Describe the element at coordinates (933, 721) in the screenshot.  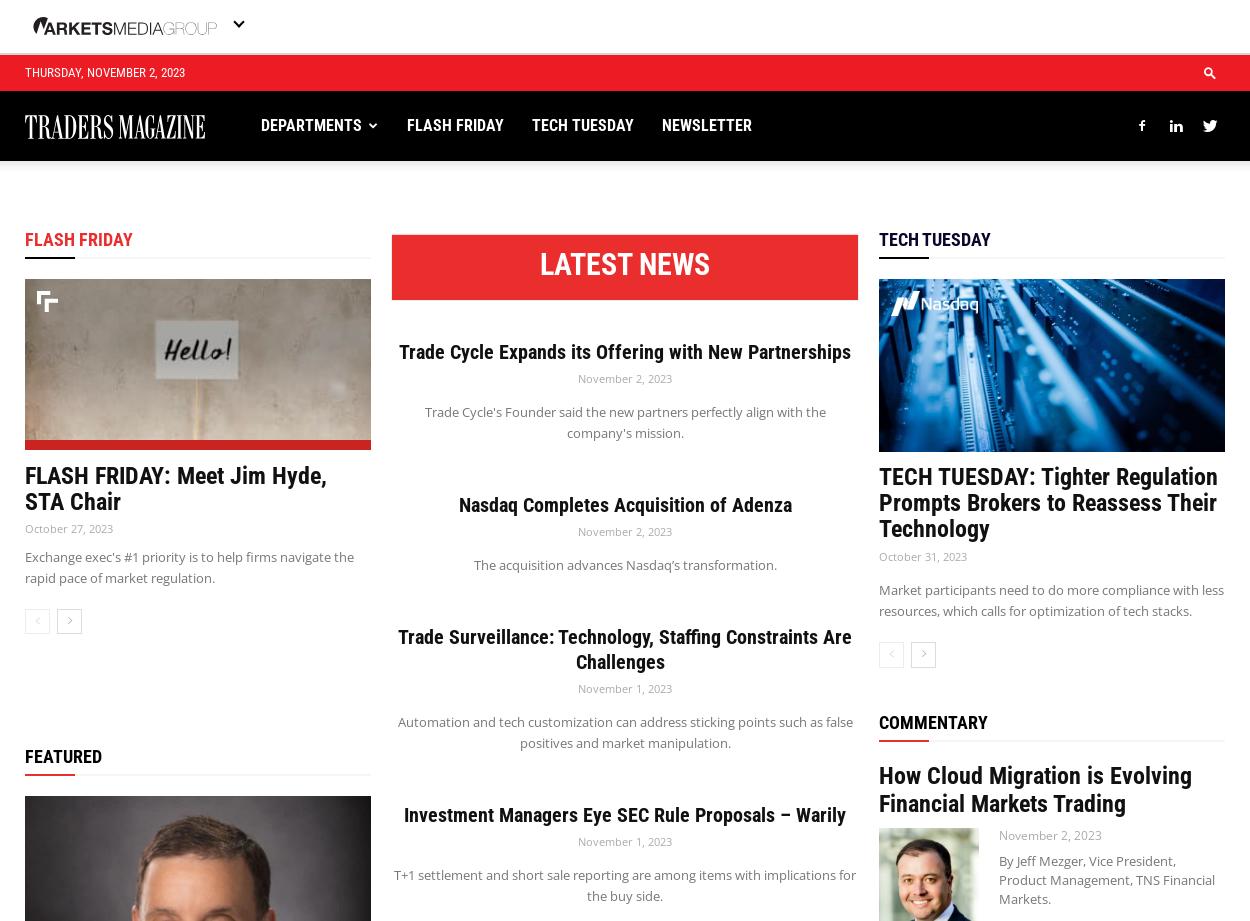
I see `'Commentary'` at that location.